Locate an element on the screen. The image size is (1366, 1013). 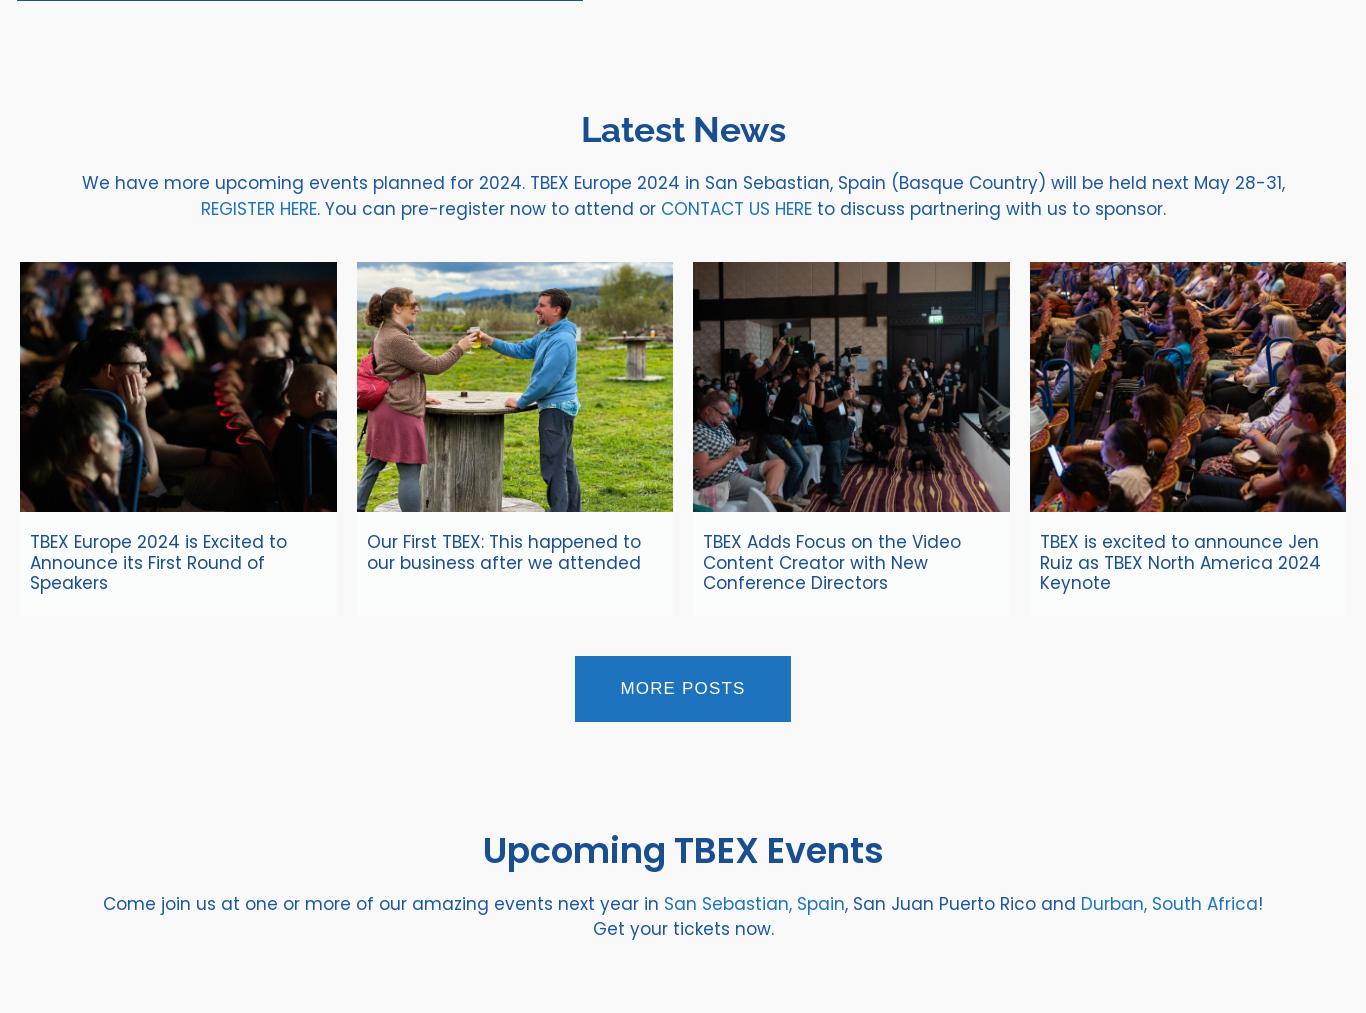
', San Juan Puerto Rico and' is located at coordinates (963, 901).